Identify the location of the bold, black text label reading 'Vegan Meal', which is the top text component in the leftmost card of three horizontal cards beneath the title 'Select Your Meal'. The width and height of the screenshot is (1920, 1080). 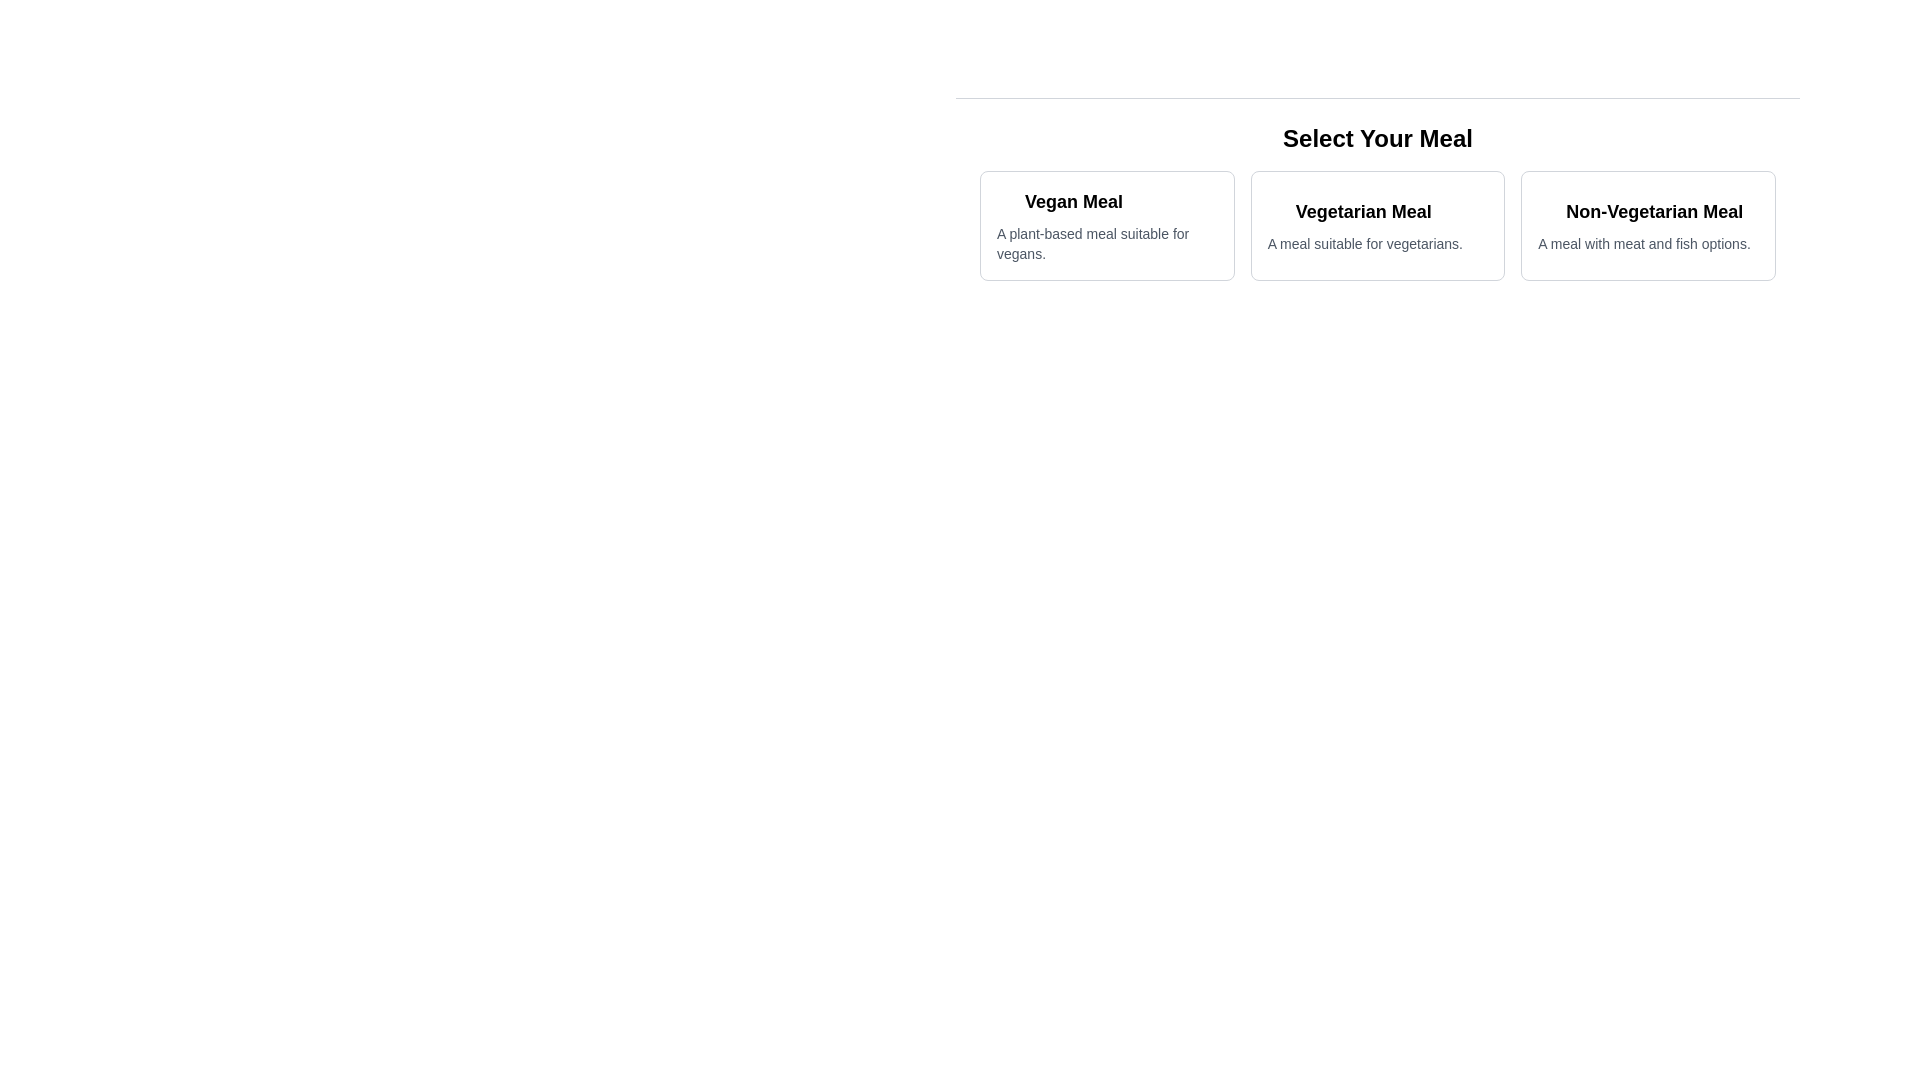
(1106, 201).